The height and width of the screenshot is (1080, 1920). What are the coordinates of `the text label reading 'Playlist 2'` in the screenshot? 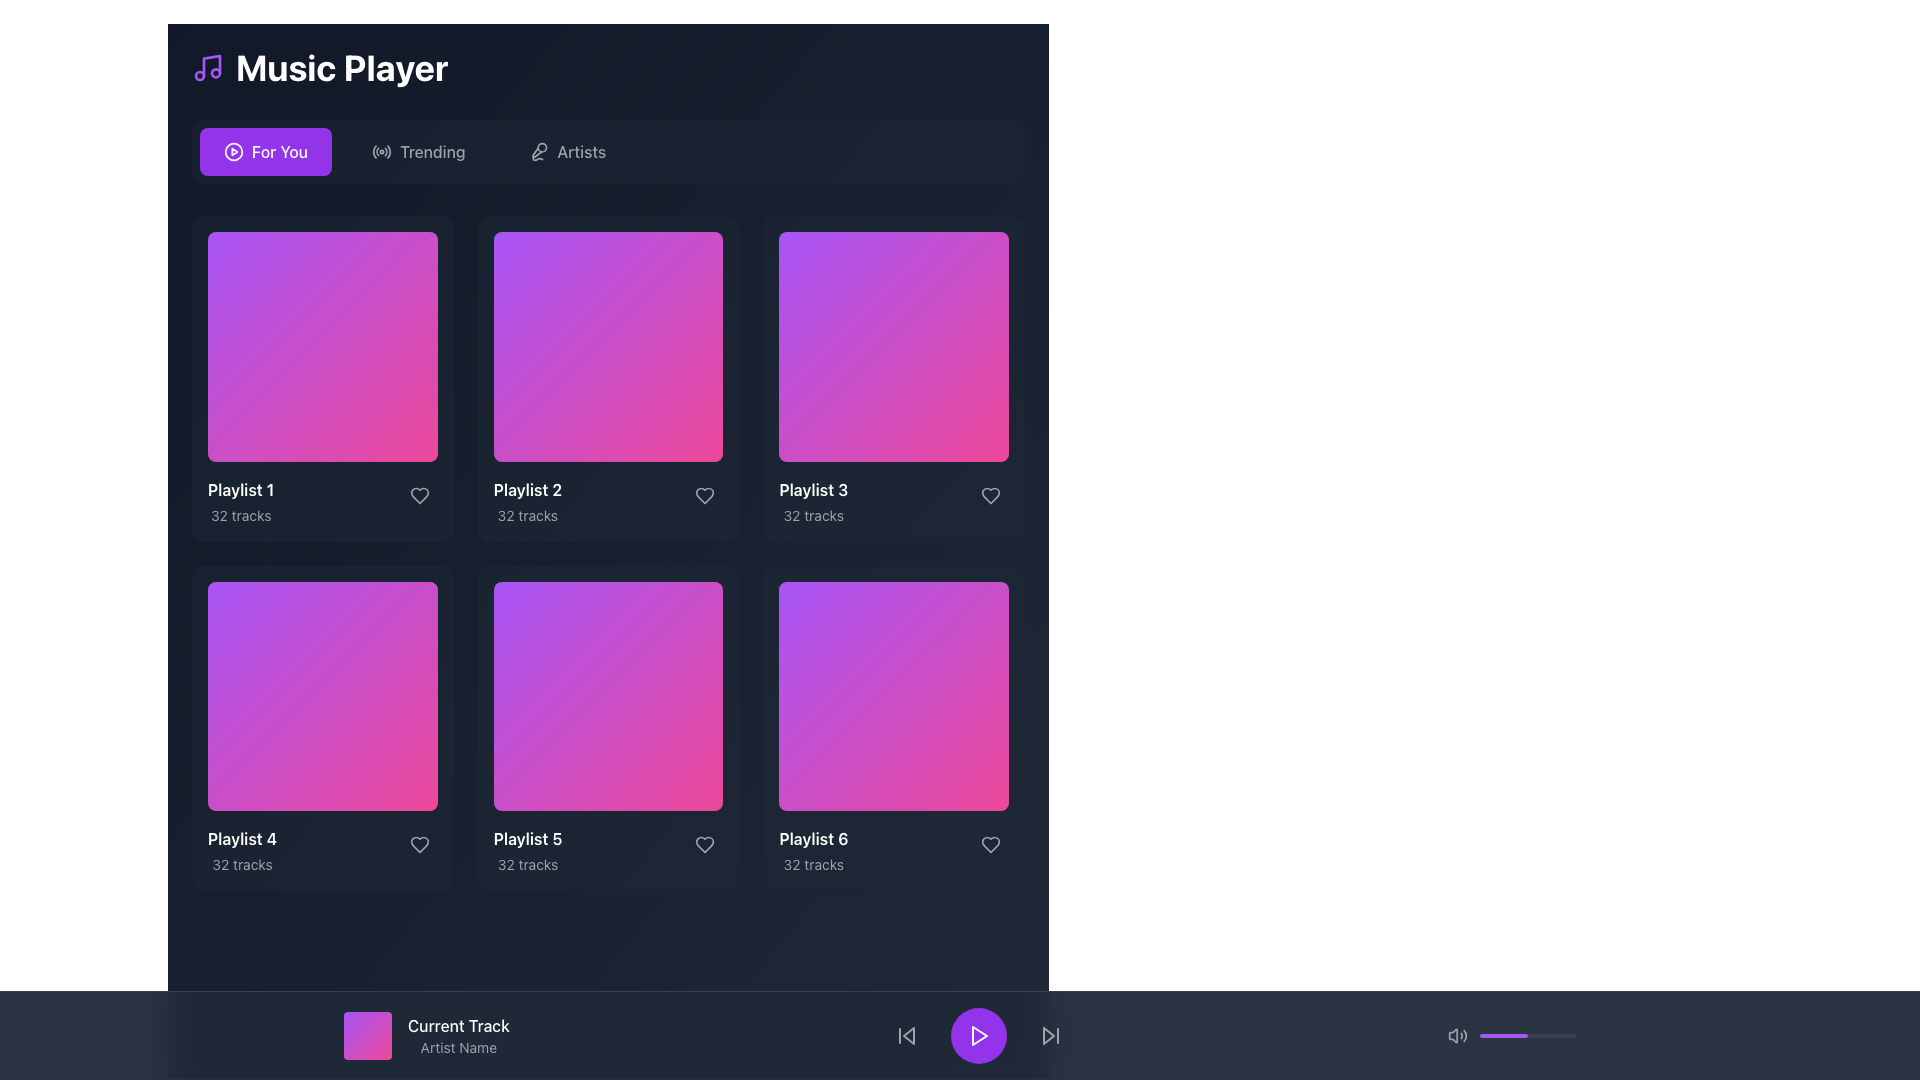 It's located at (528, 489).